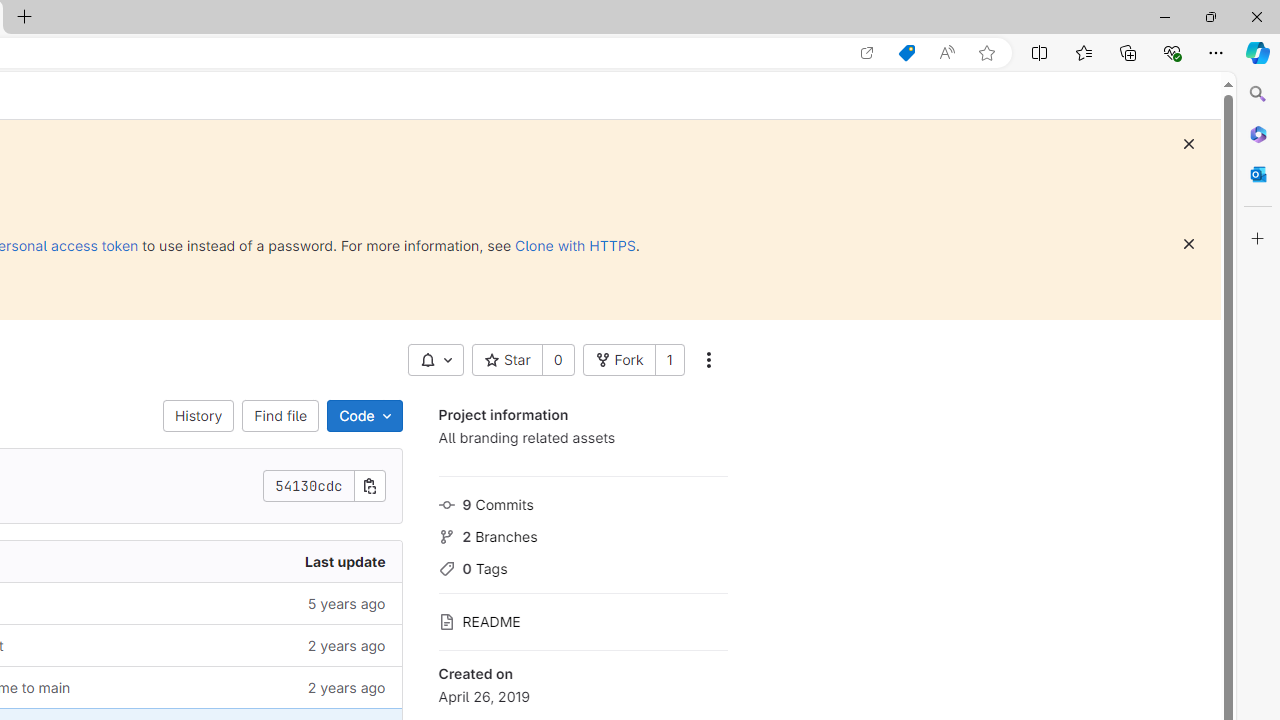 Image resolution: width=1280 pixels, height=720 pixels. What do you see at coordinates (669, 360) in the screenshot?
I see `'1'` at bounding box center [669, 360].